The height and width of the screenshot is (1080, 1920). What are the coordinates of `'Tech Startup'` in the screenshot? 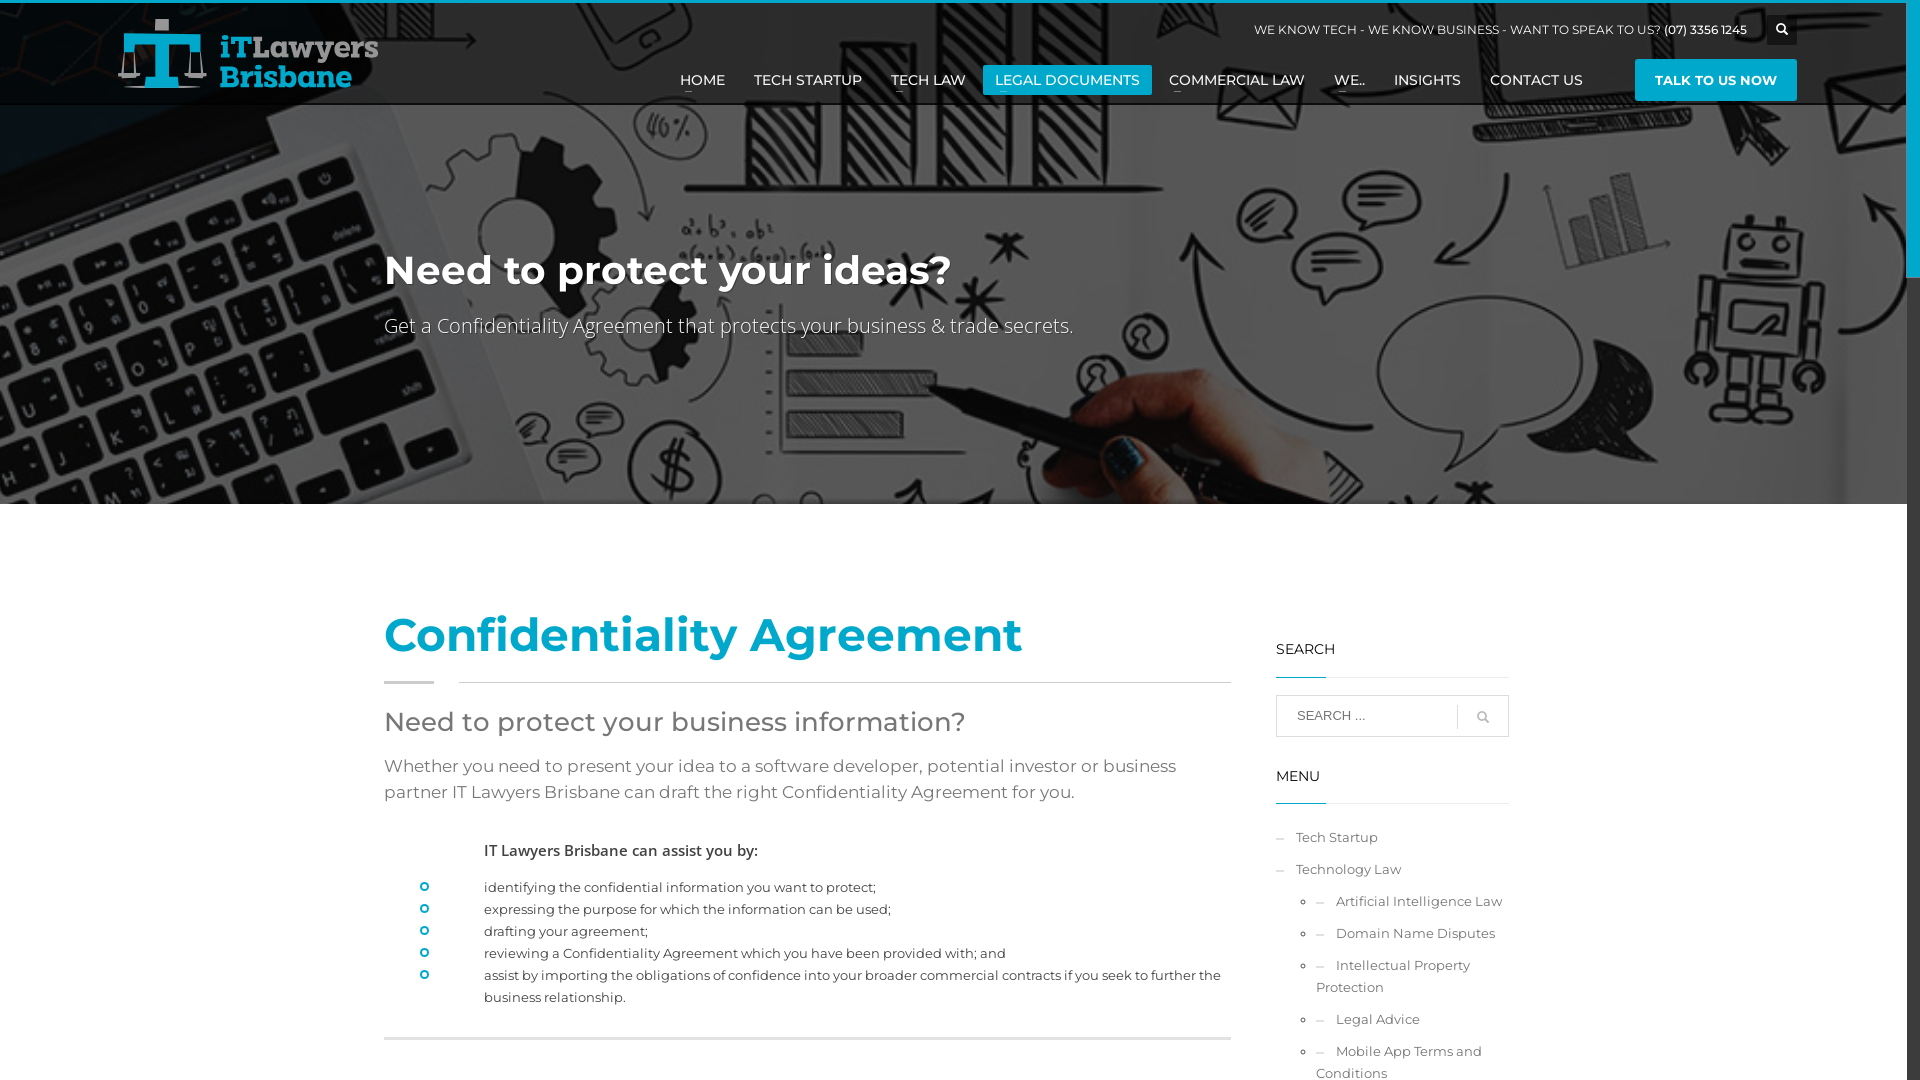 It's located at (1275, 837).